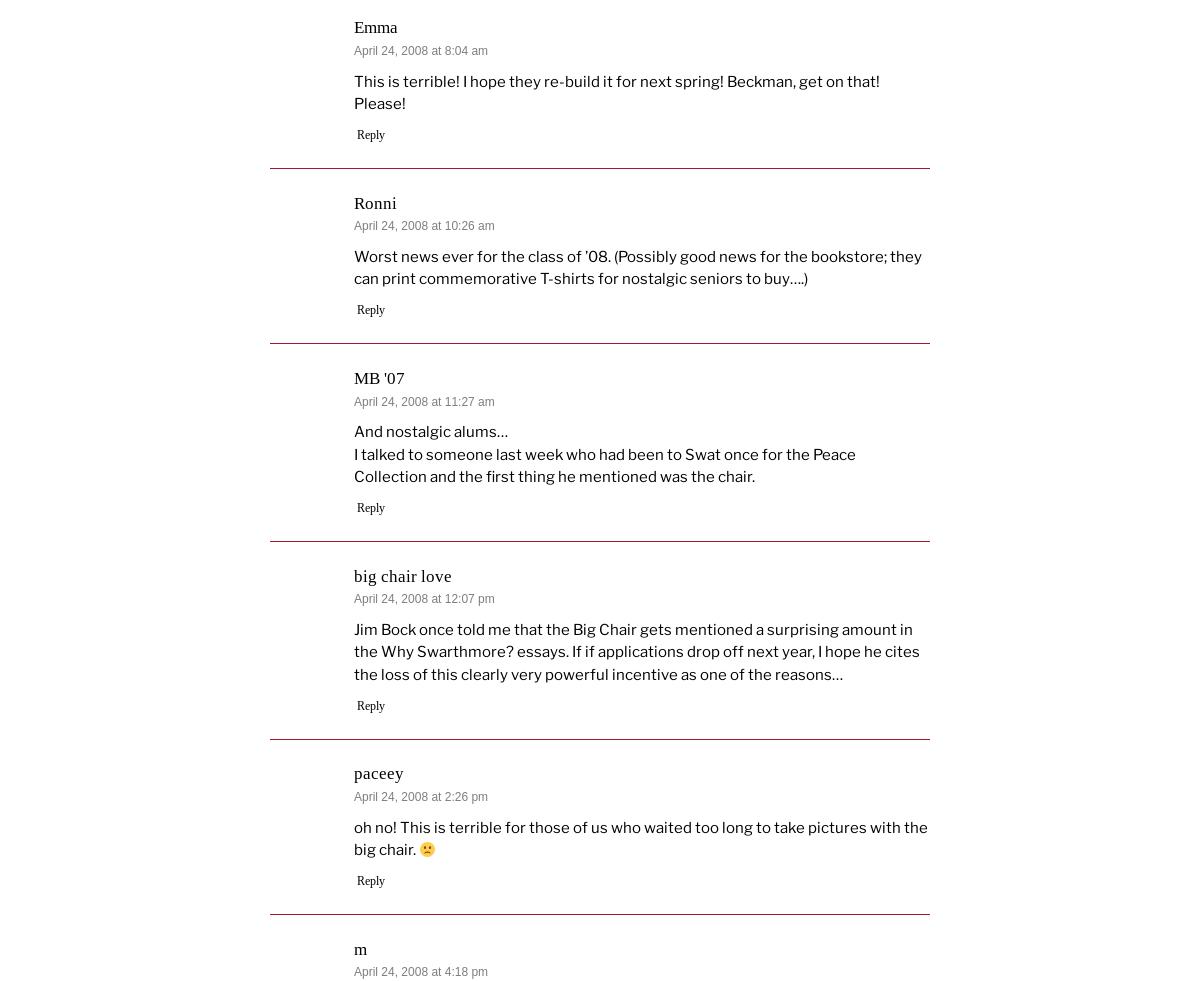  Describe the element at coordinates (617, 91) in the screenshot. I see `'This is terrible!  I hope they re-build it for next spring!  Beckman, get on that!  Please!'` at that location.